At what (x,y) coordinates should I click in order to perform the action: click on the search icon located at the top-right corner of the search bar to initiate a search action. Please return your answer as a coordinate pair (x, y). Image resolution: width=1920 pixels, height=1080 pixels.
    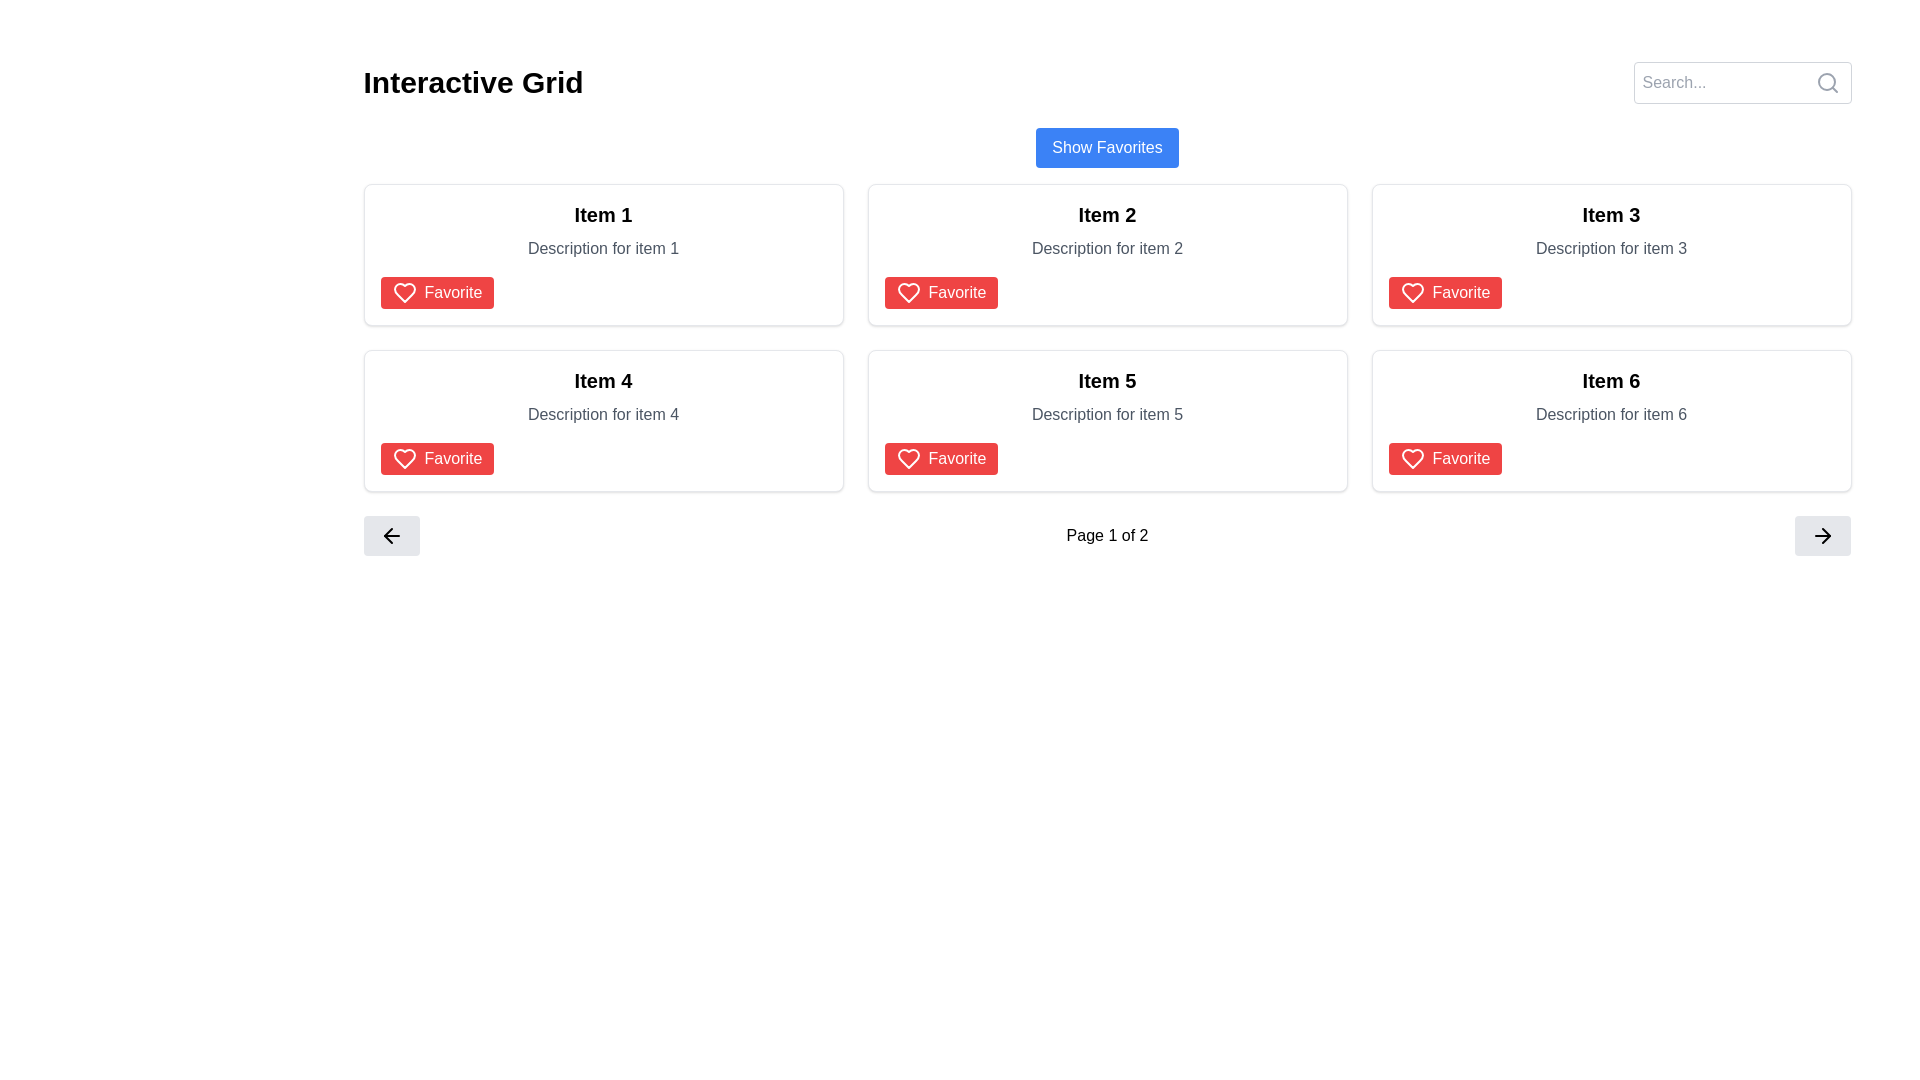
    Looking at the image, I should click on (1827, 82).